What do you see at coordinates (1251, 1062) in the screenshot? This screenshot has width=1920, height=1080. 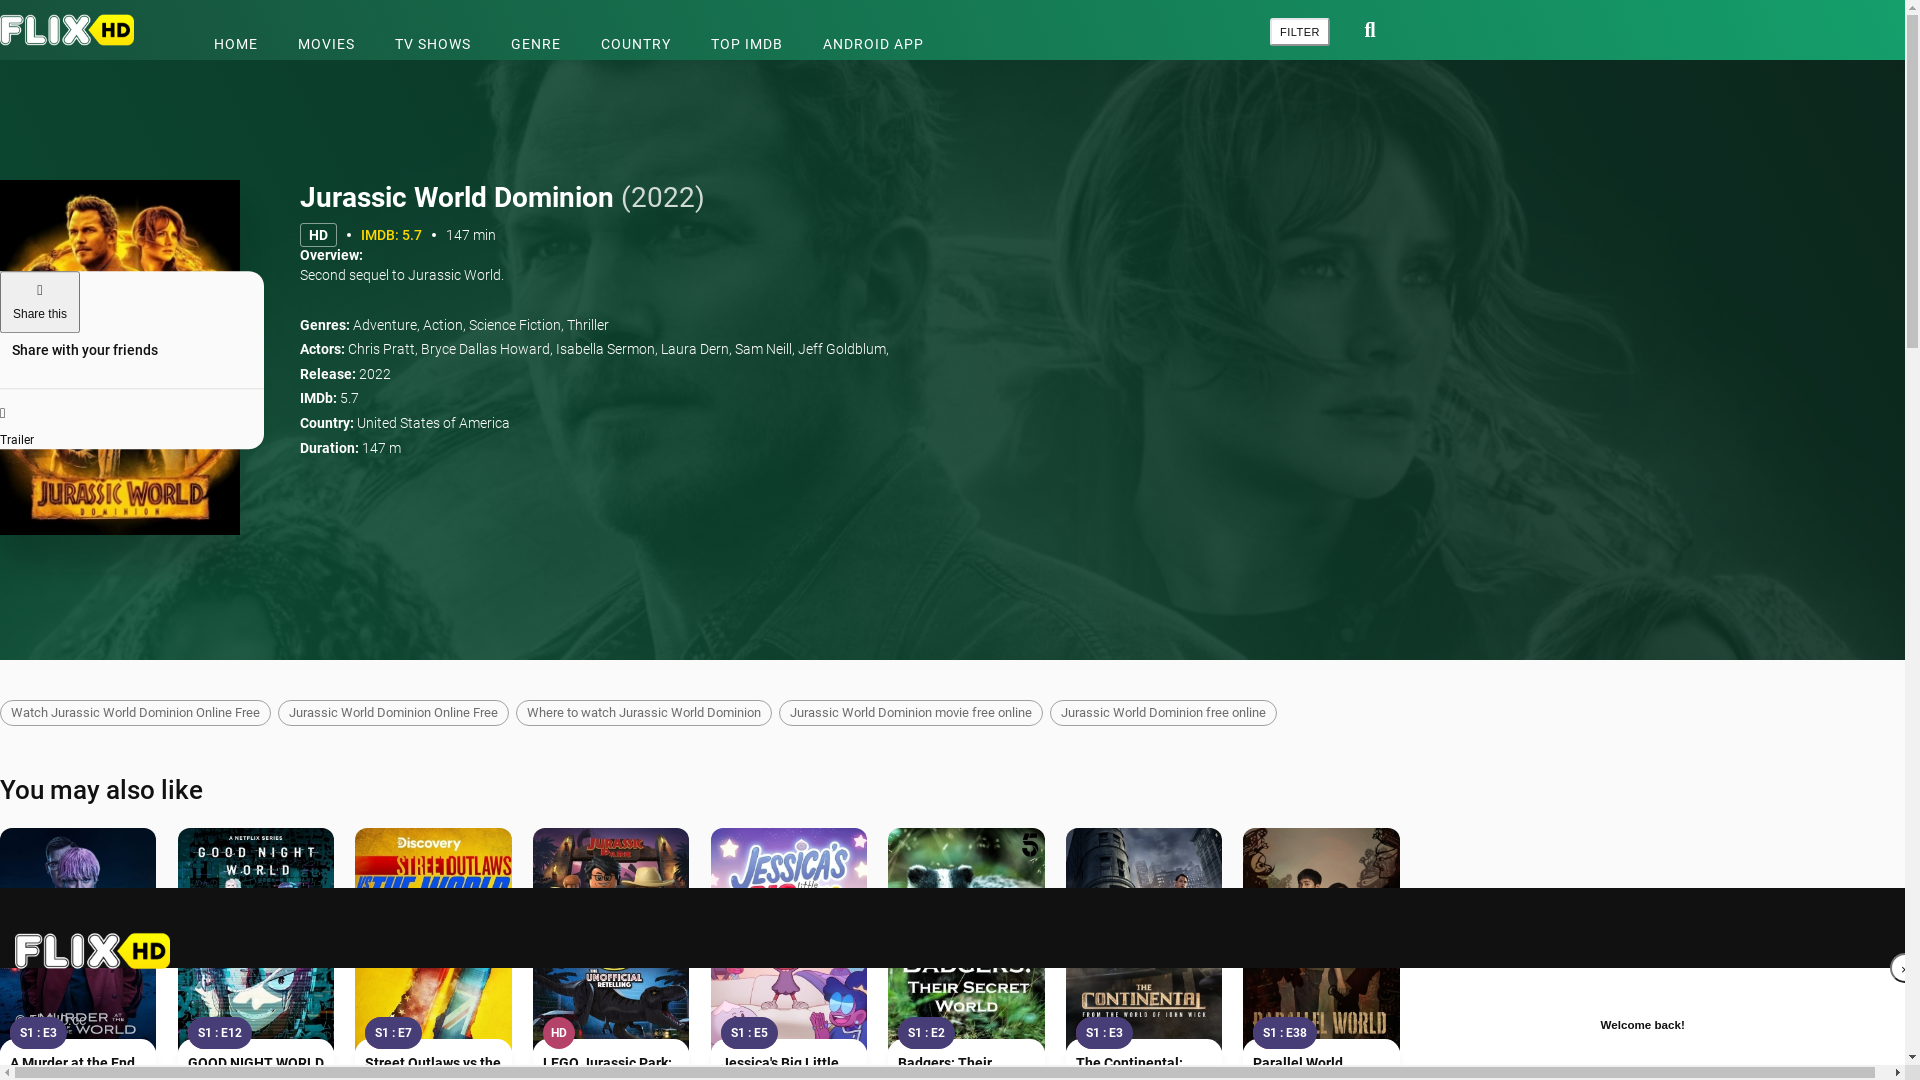 I see `'Parallel World'` at bounding box center [1251, 1062].